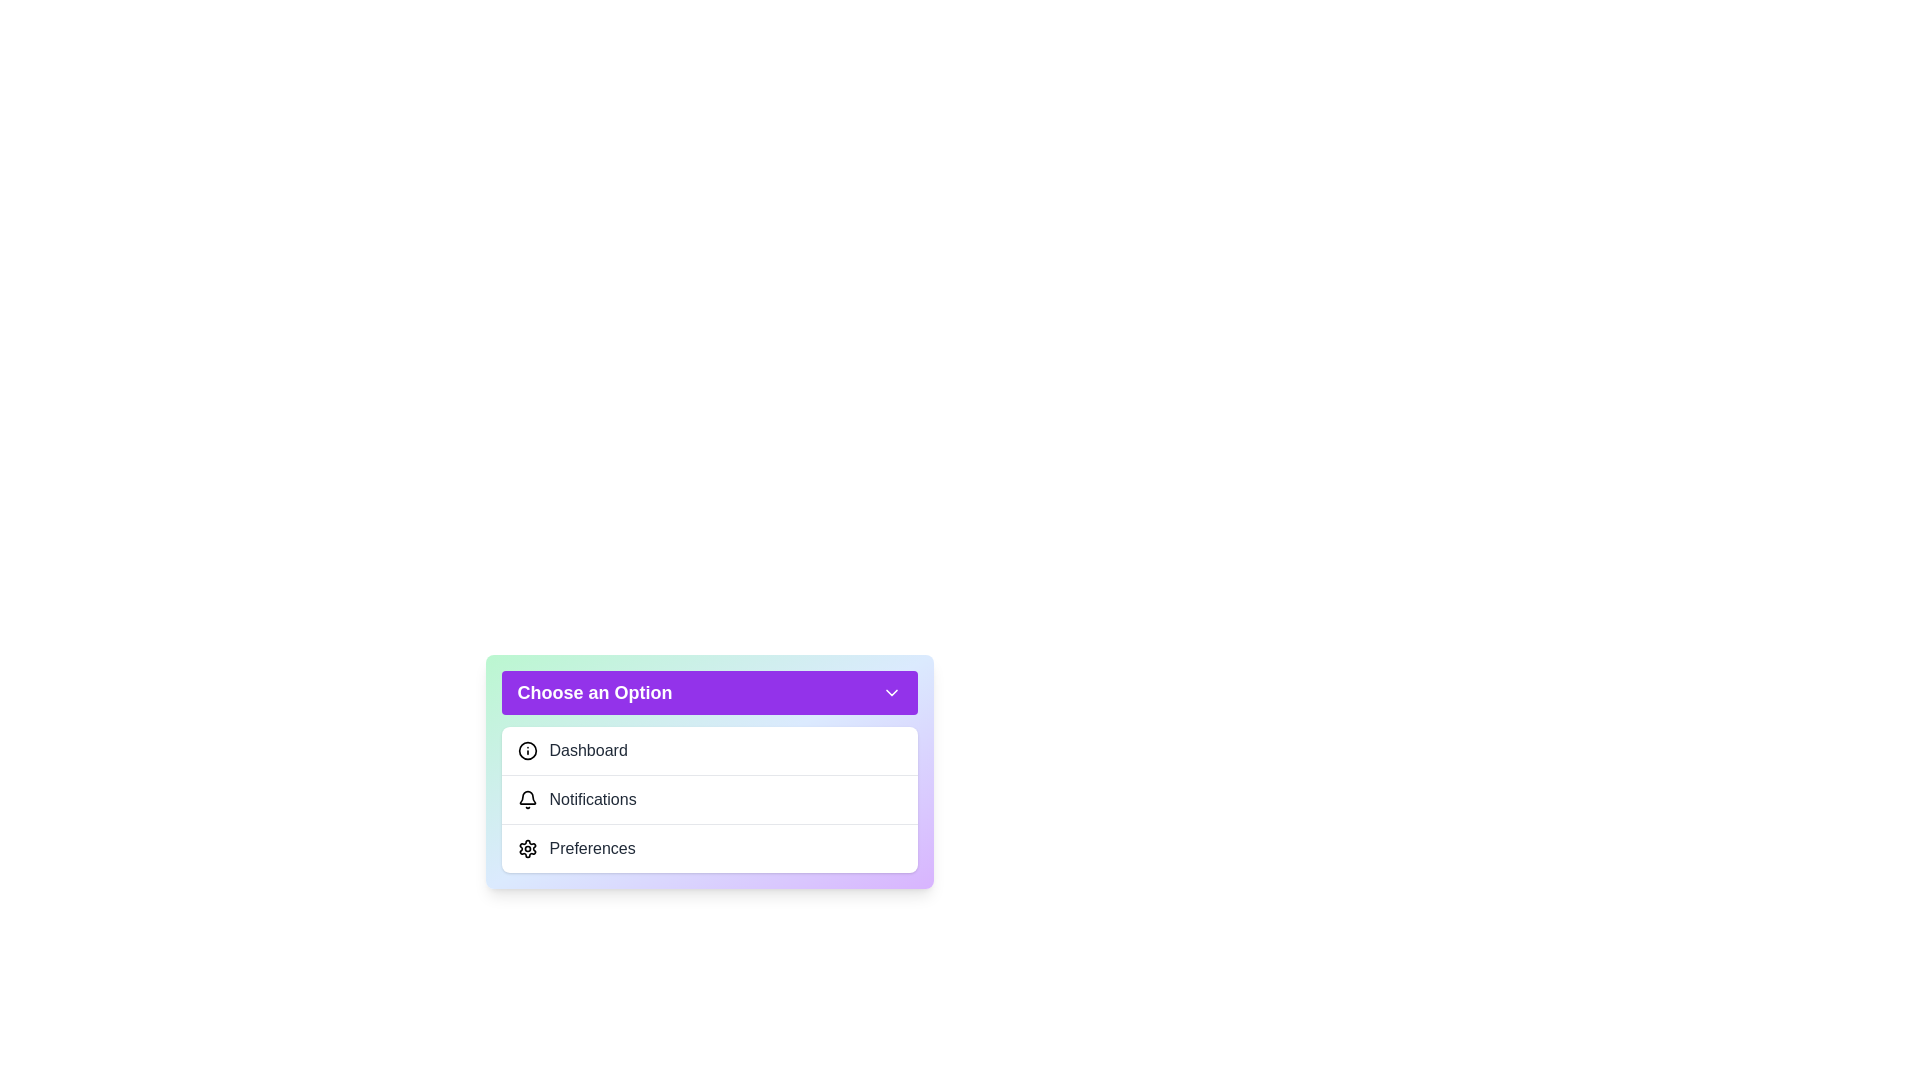 This screenshot has width=1920, height=1080. I want to click on the icon next to the menu item Dashboard, so click(527, 751).